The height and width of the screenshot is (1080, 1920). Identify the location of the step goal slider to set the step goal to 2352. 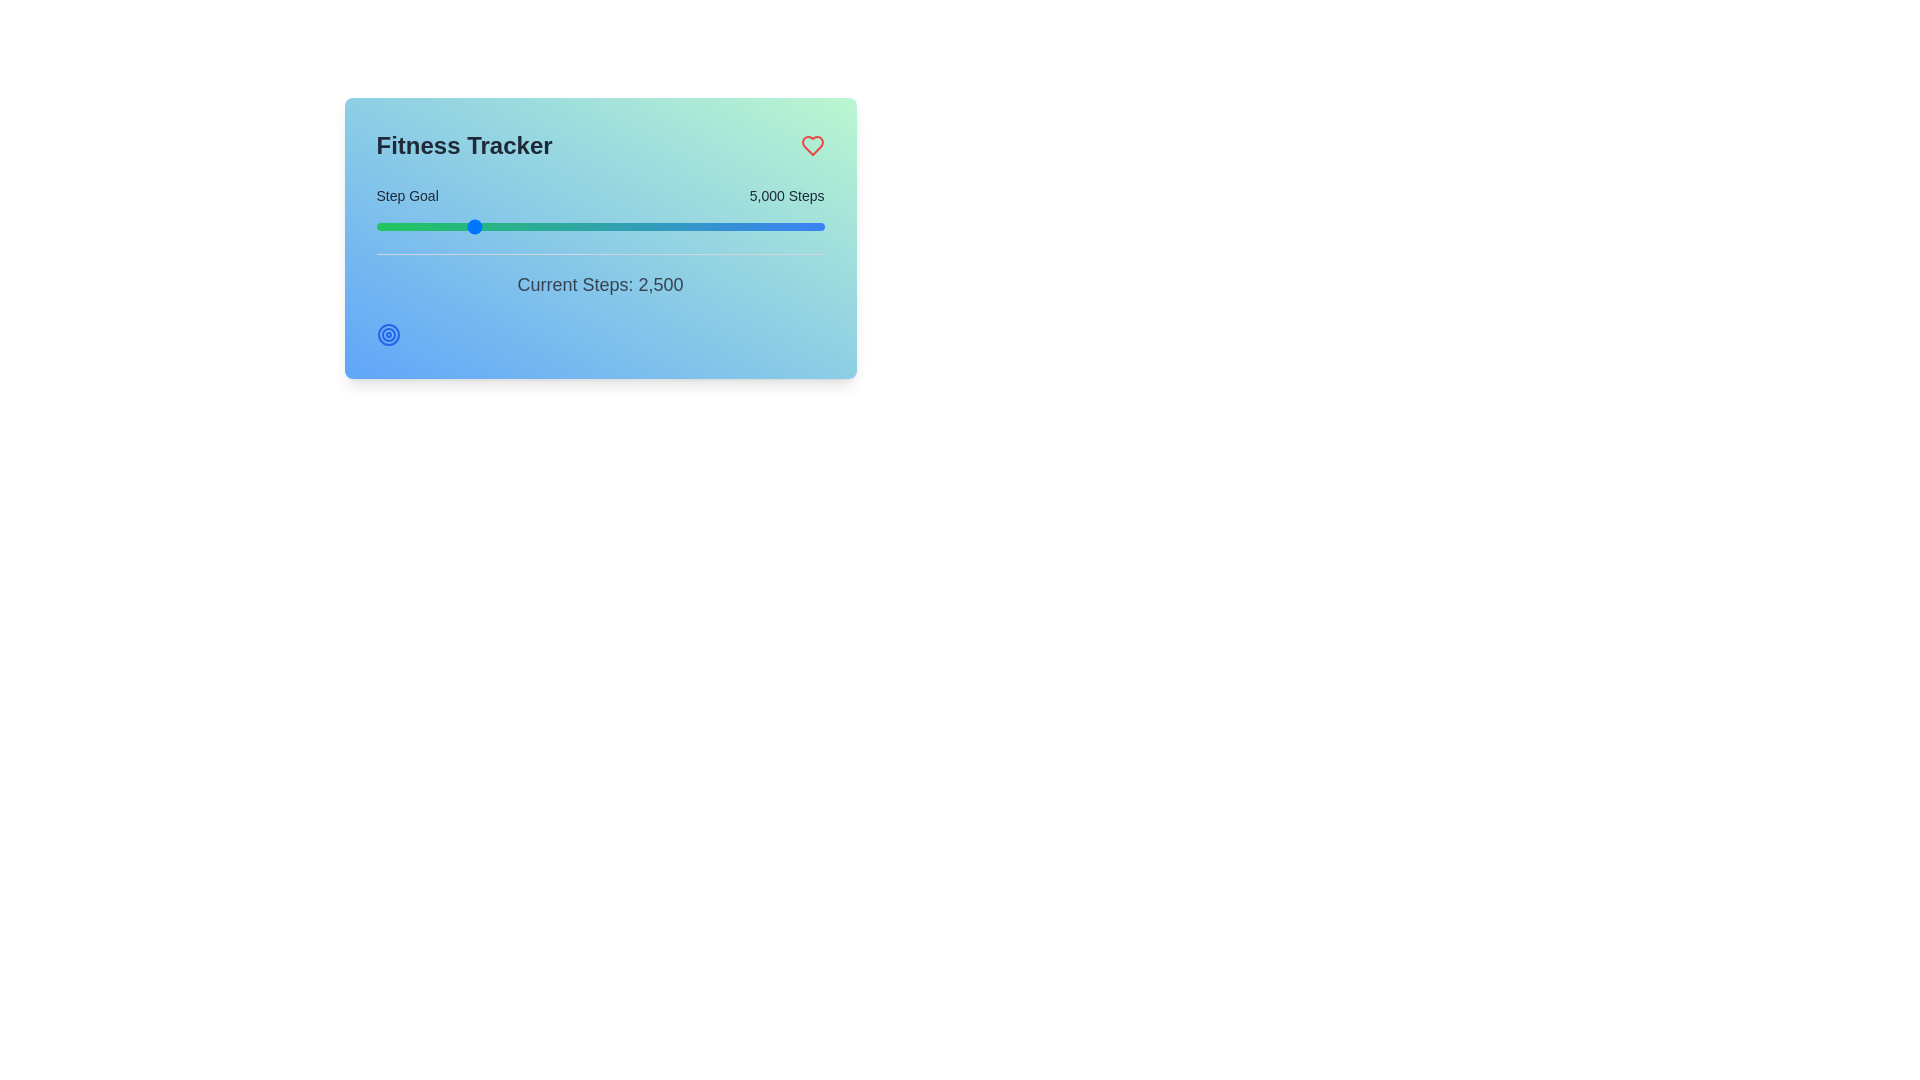
(407, 226).